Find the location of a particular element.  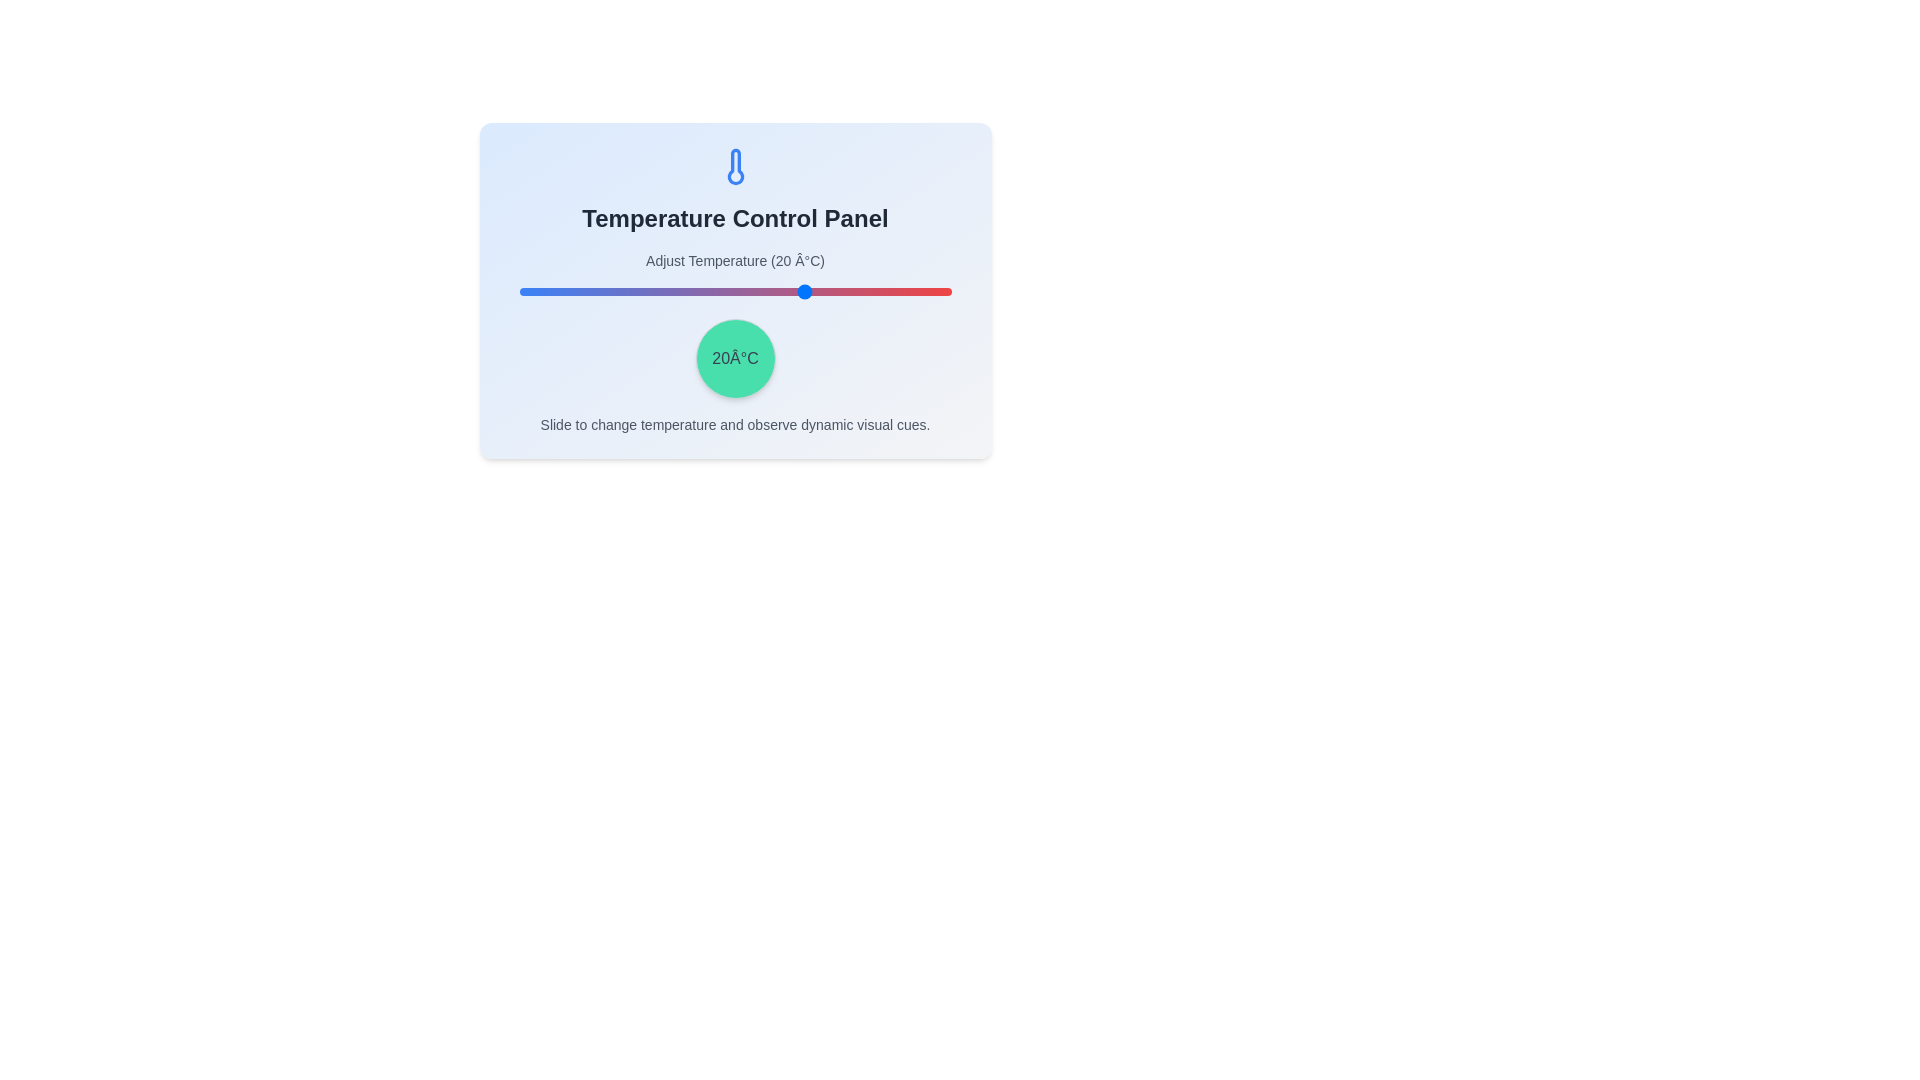

the temperature slider to 29°C is located at coordinates (850, 292).